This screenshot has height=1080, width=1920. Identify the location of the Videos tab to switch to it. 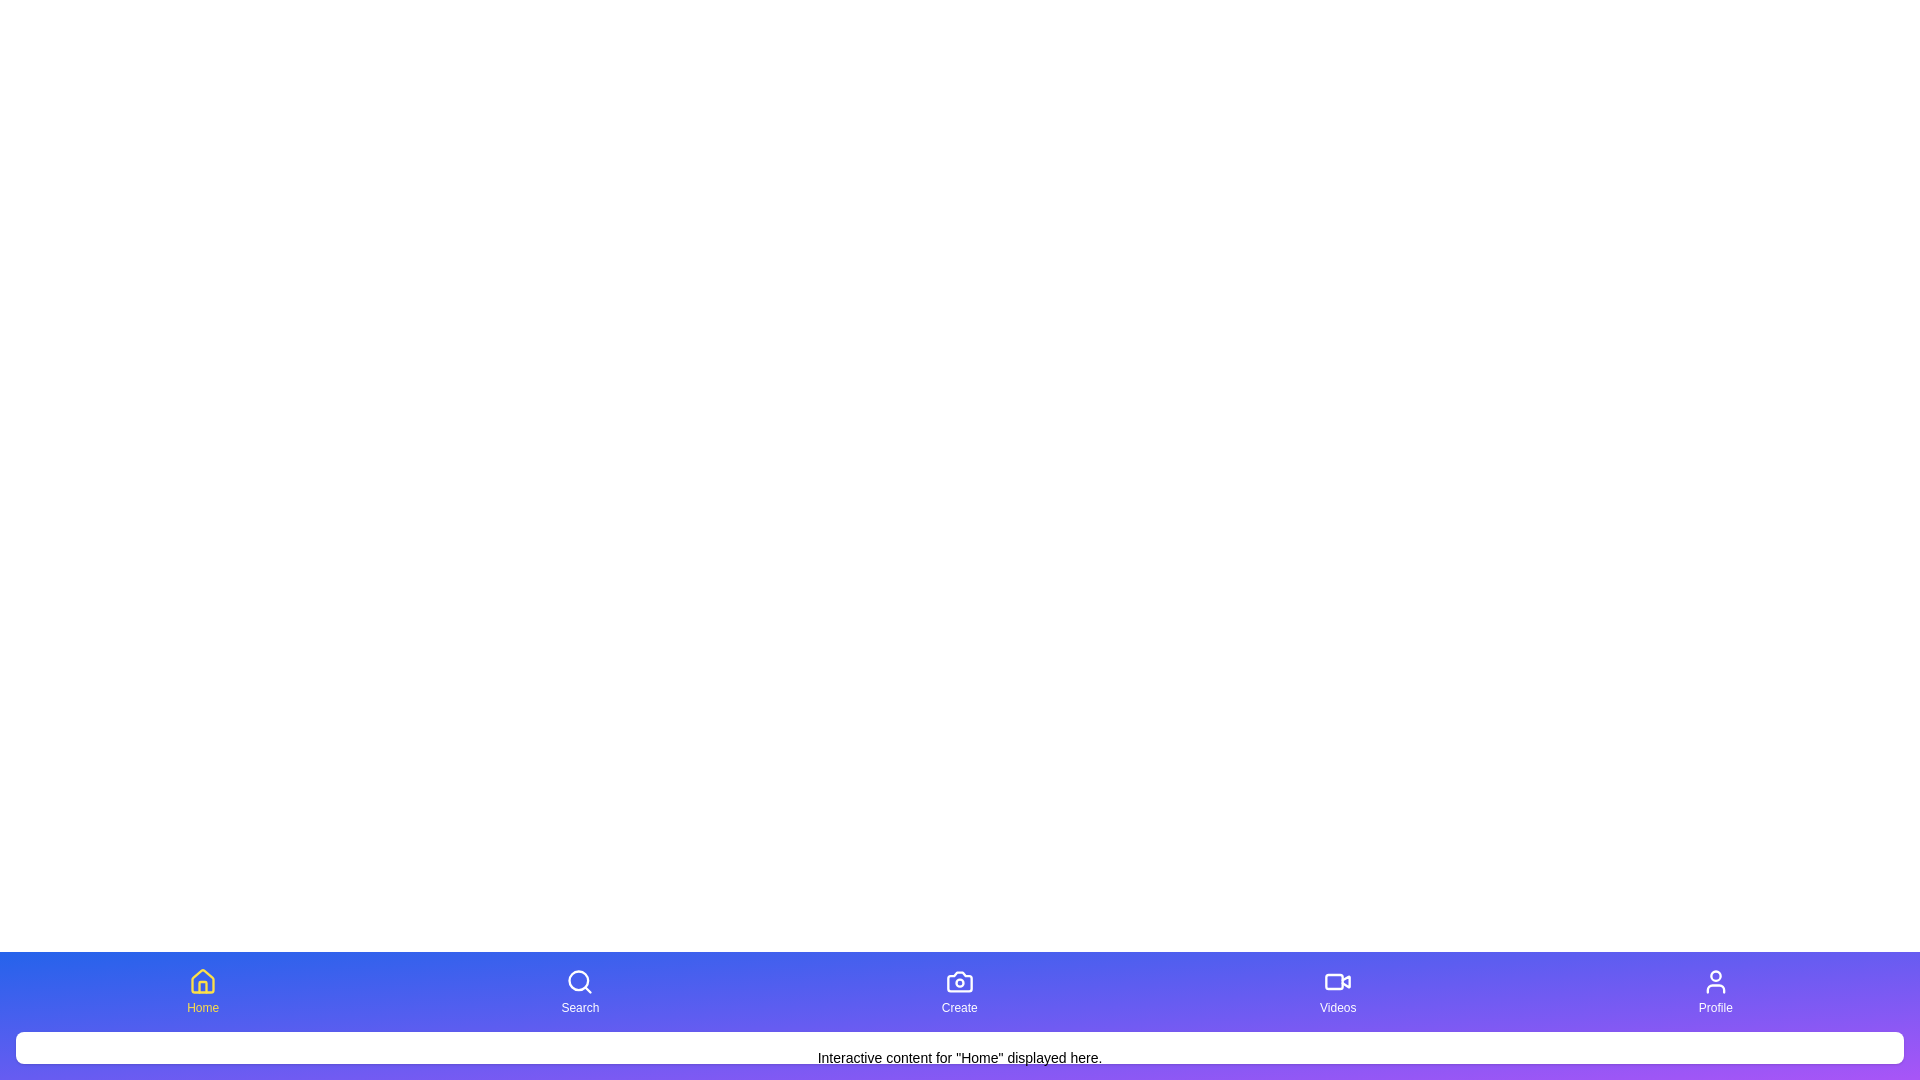
(1338, 991).